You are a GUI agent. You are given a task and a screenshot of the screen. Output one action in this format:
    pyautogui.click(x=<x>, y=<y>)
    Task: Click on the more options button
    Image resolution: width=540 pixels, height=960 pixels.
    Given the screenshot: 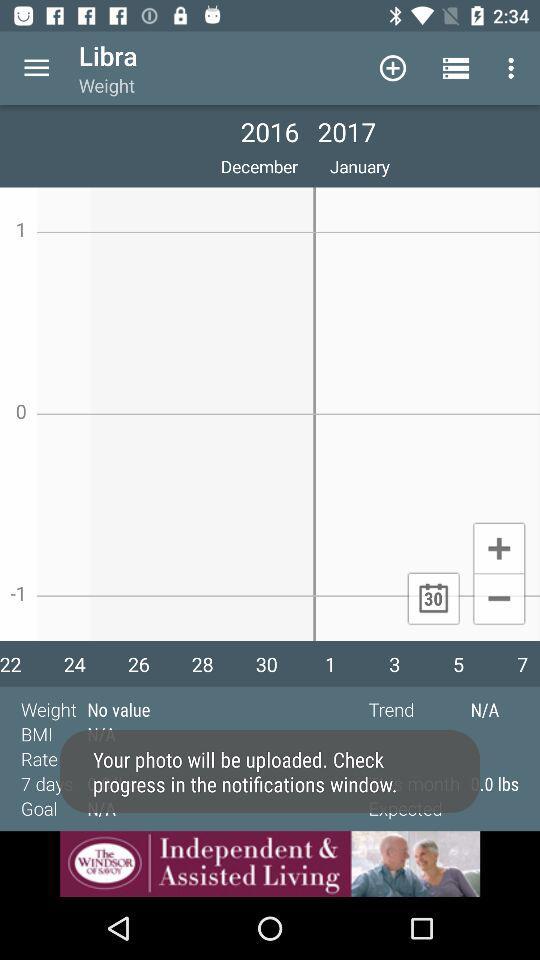 What is the action you would take?
    pyautogui.click(x=36, y=68)
    